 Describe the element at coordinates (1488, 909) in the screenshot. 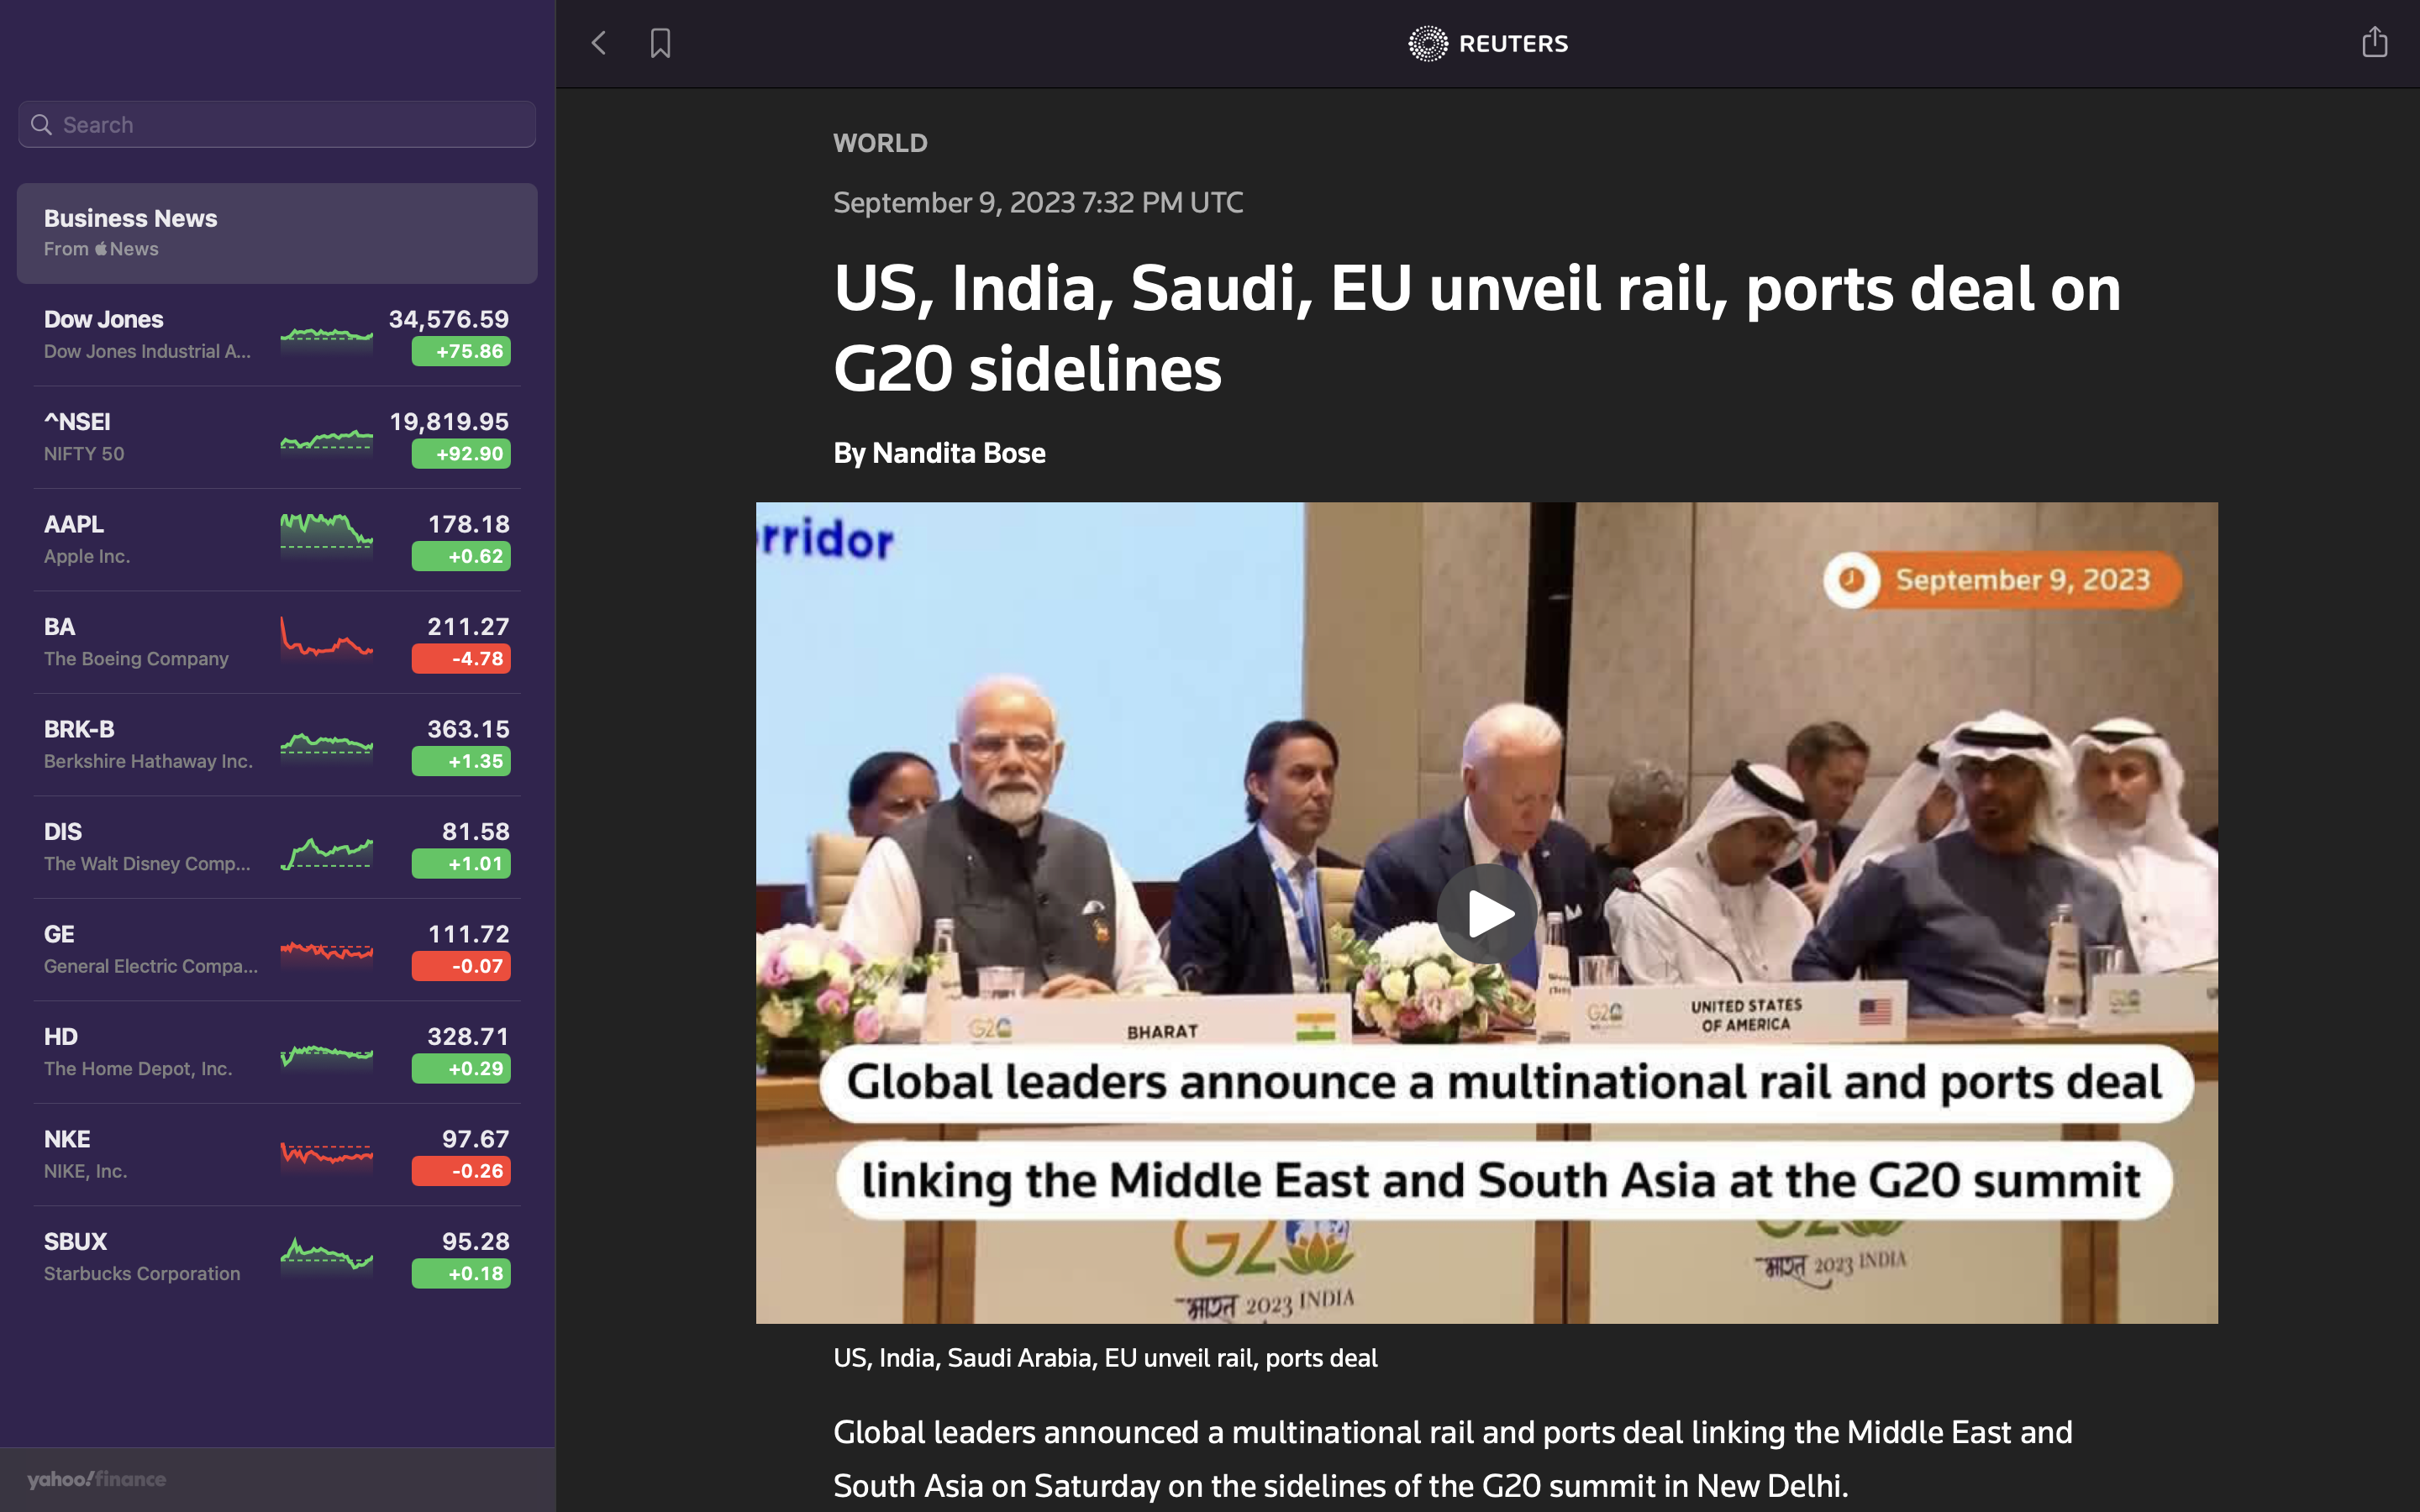

I see `Begin the subsequent news video file` at that location.